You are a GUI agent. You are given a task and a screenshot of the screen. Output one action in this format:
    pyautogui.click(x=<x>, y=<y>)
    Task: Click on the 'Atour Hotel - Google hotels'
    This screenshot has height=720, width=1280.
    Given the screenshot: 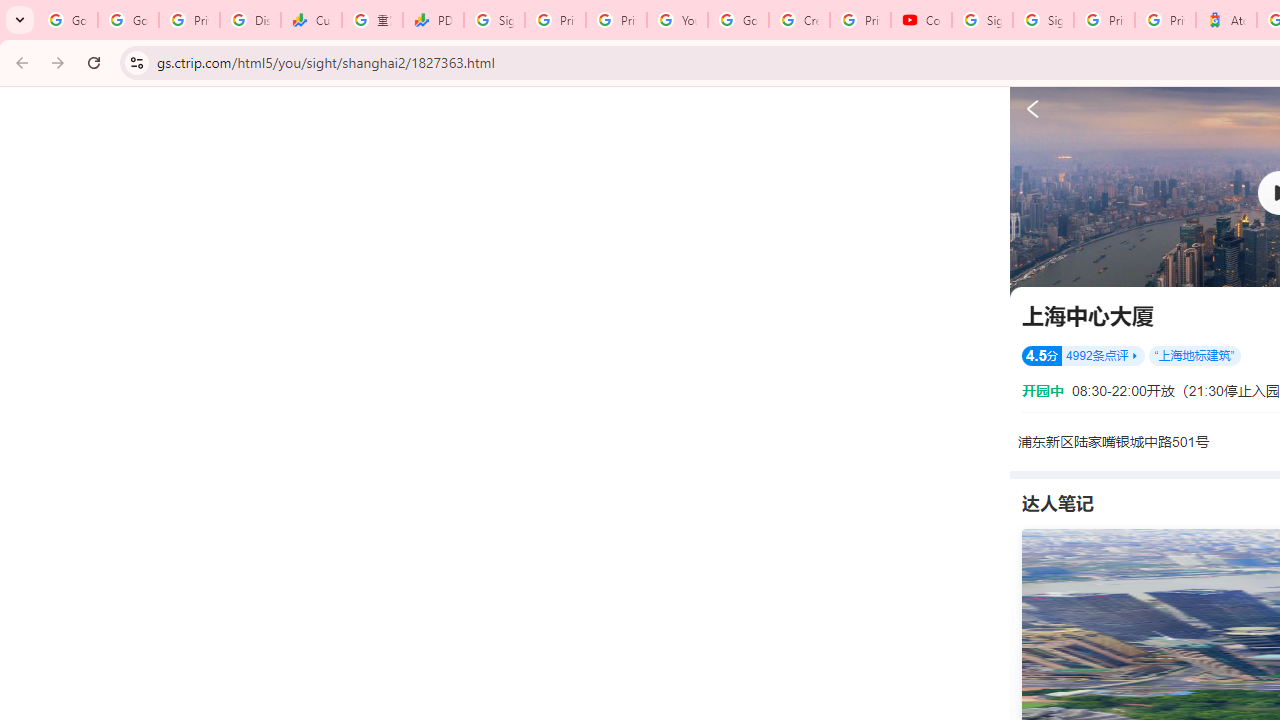 What is the action you would take?
    pyautogui.click(x=1225, y=20)
    